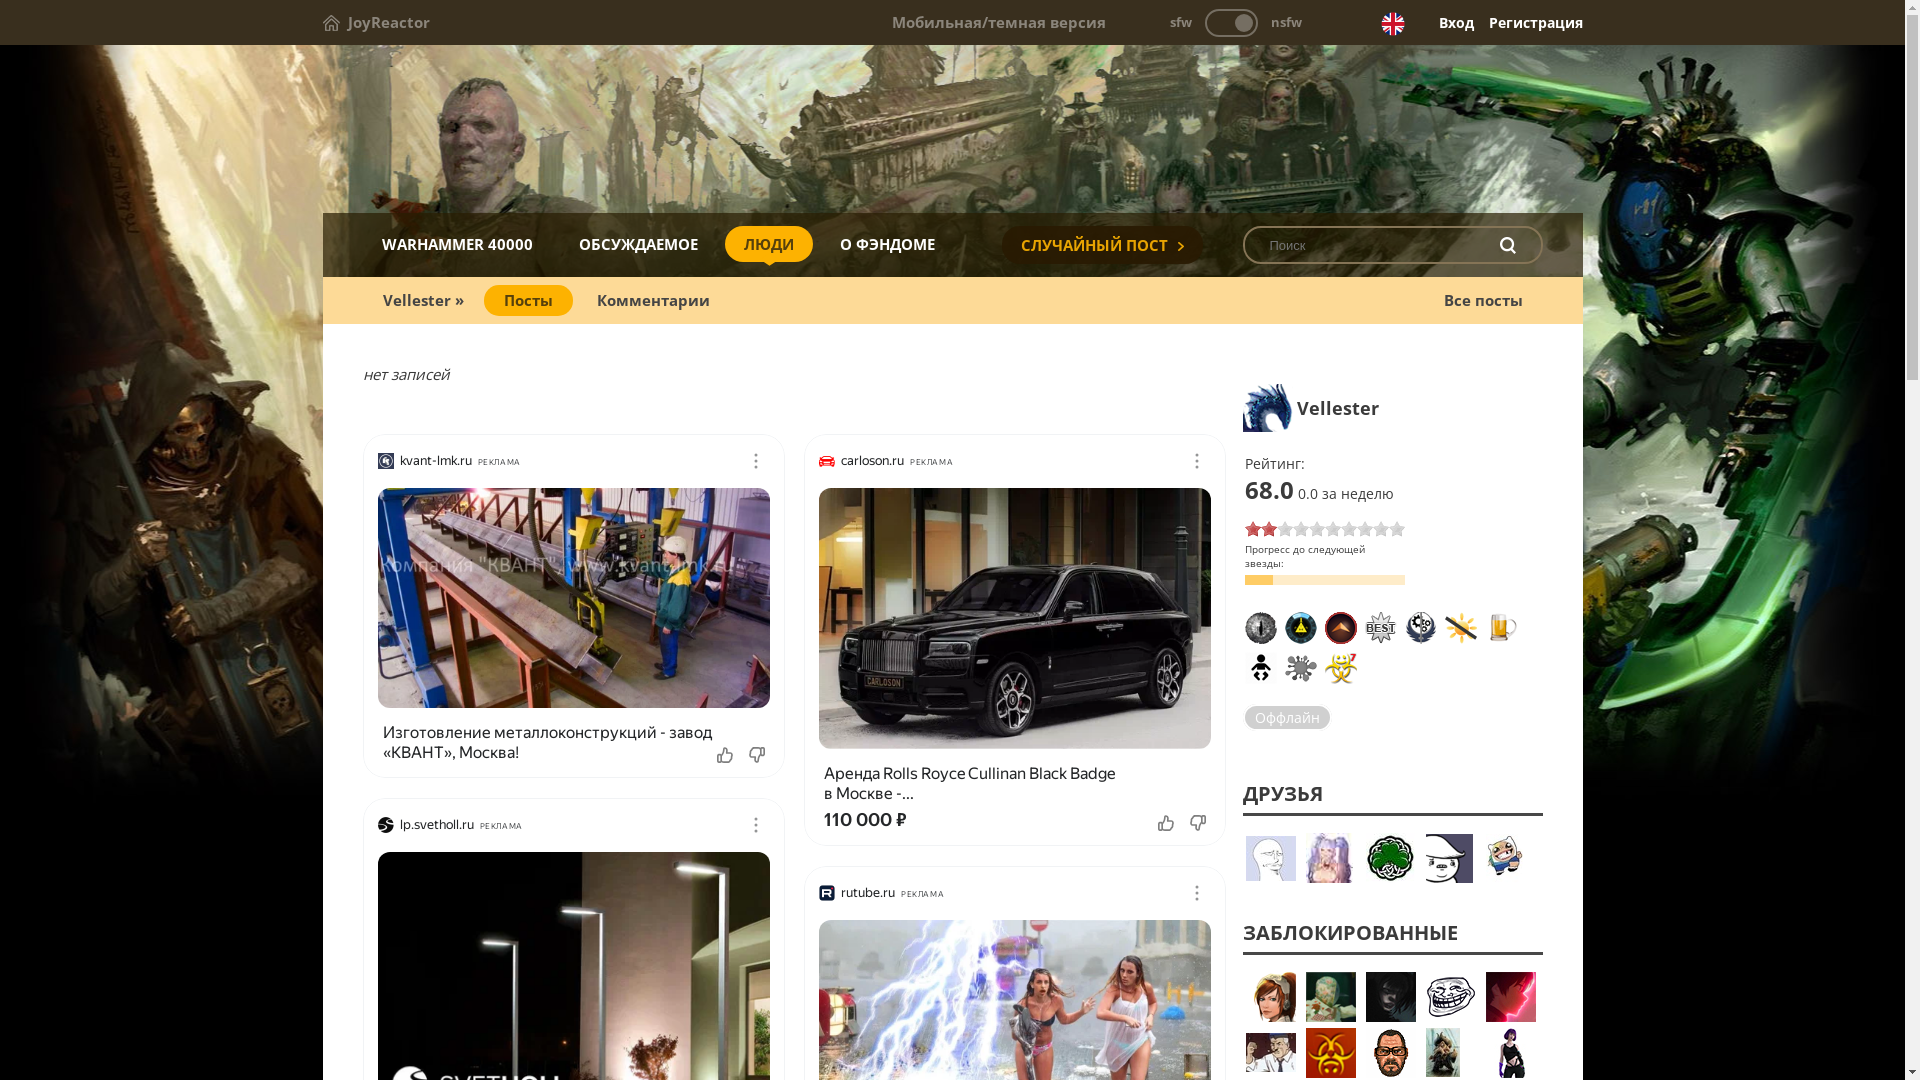  What do you see at coordinates (1379, 23) in the screenshot?
I see `'English version'` at bounding box center [1379, 23].